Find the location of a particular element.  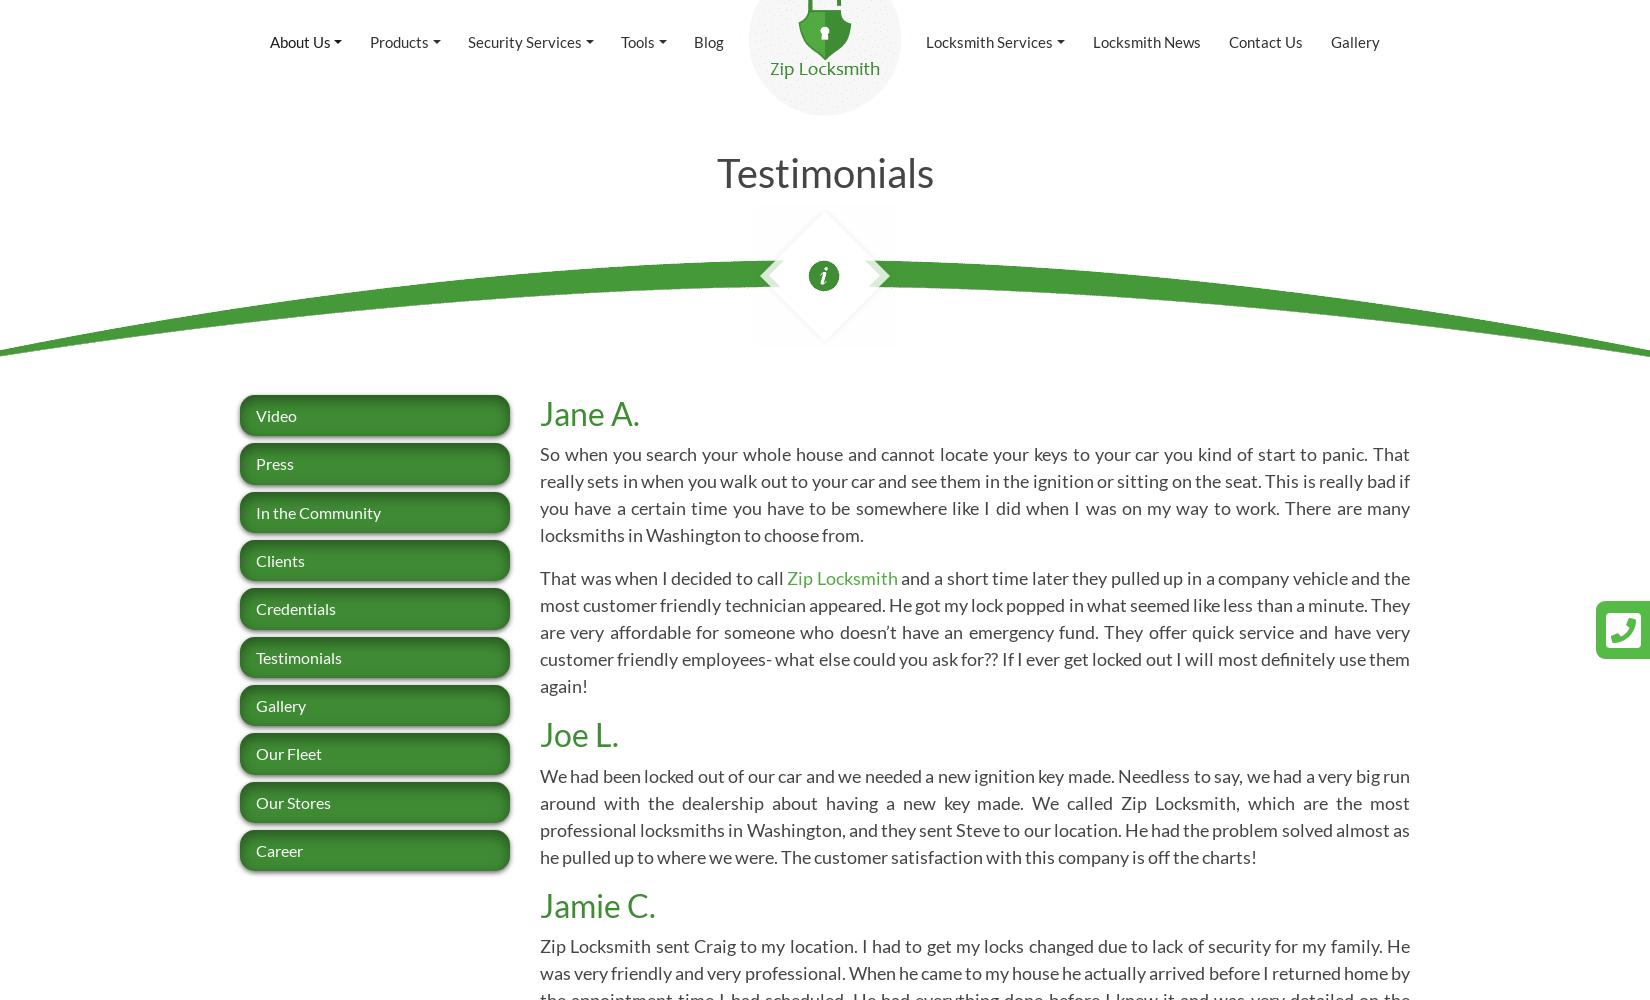

'Press' is located at coordinates (275, 462).